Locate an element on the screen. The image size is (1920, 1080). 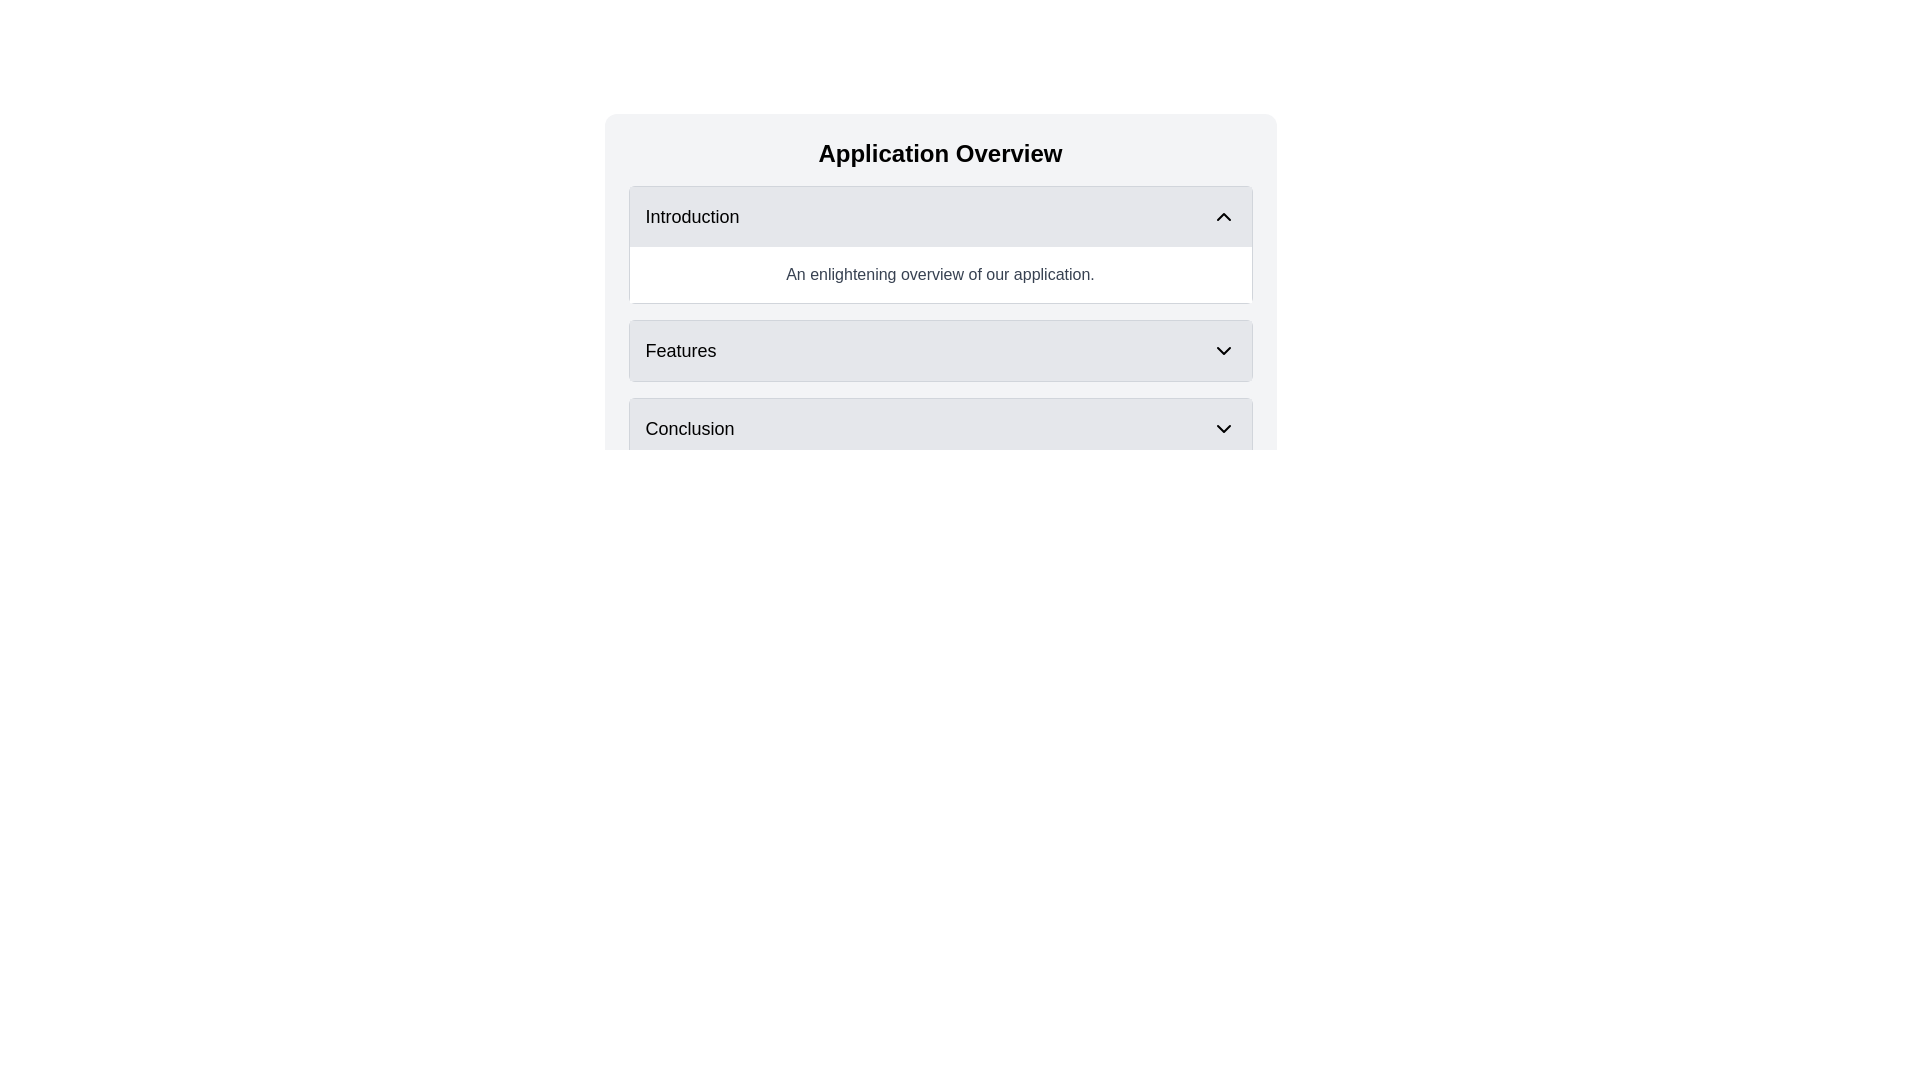
the Accordion Header for keyboard interaction is located at coordinates (939, 427).